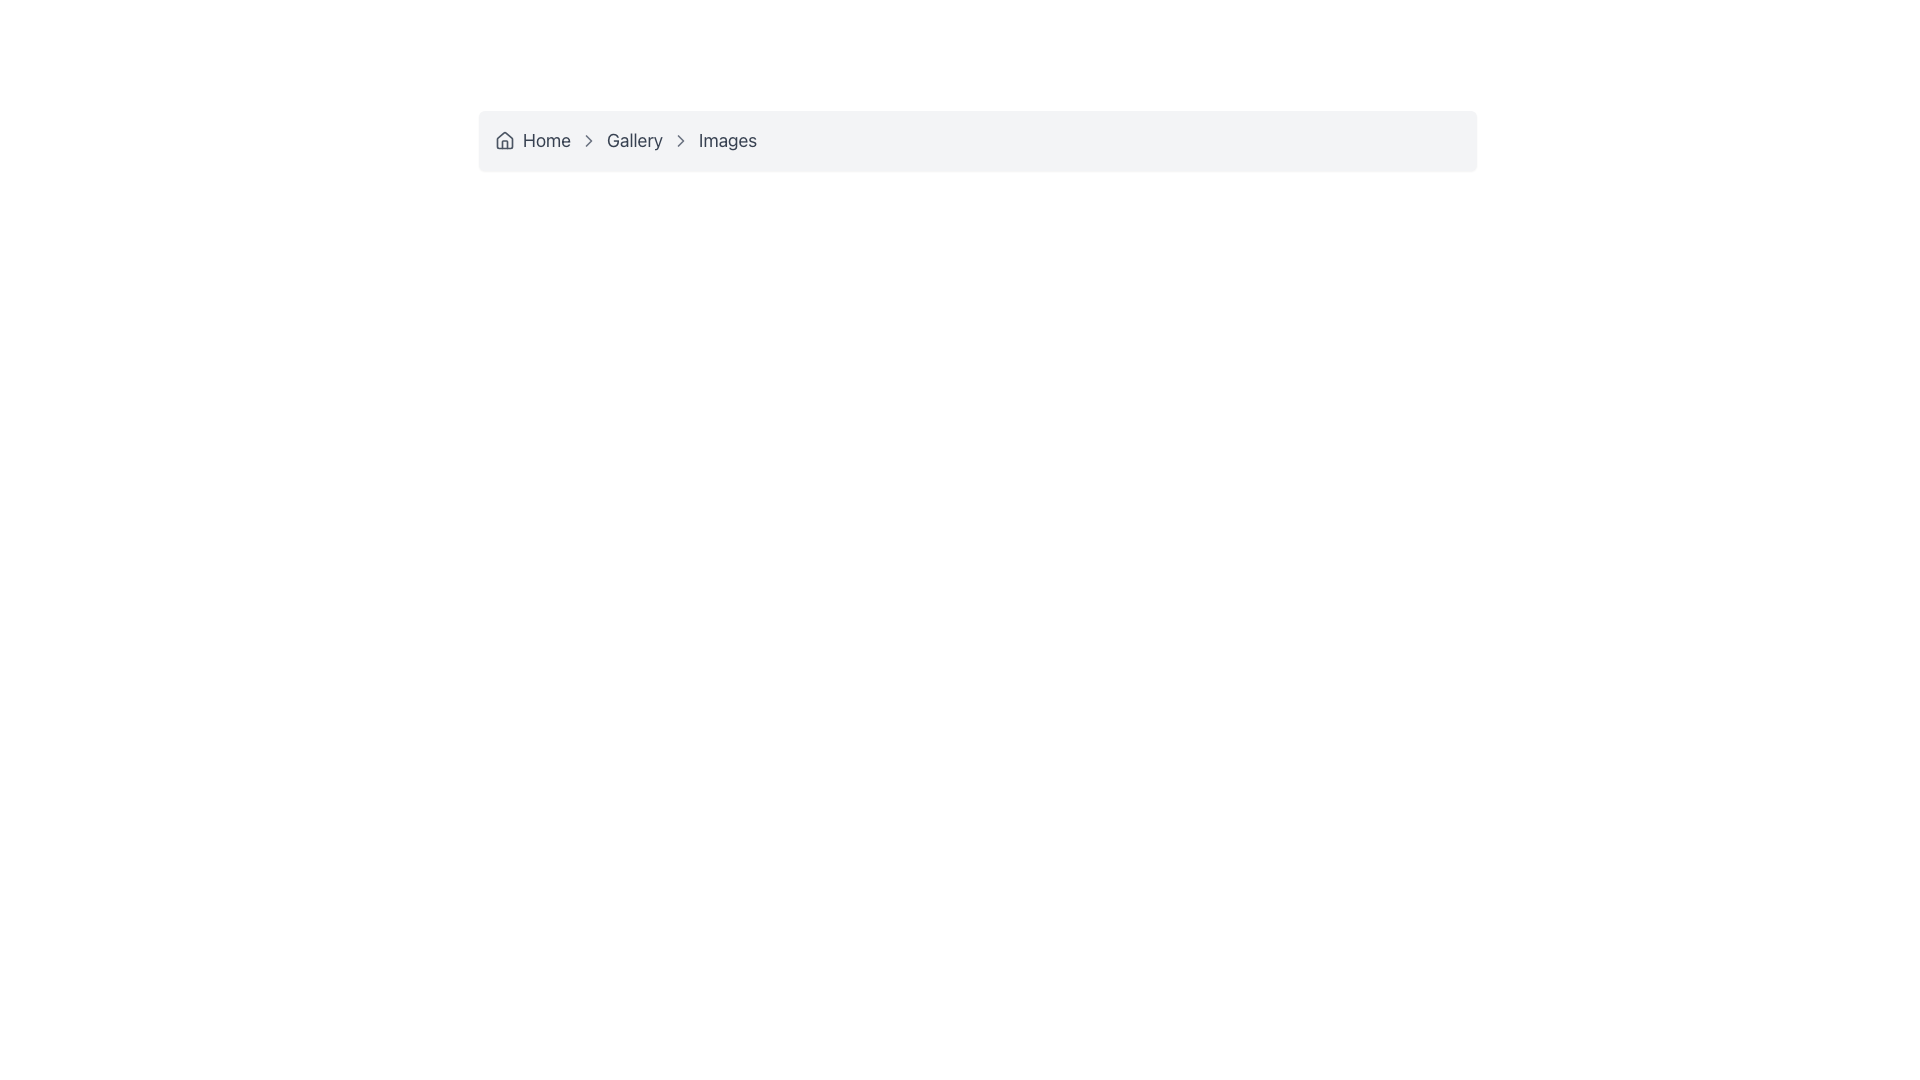 This screenshot has width=1920, height=1080. What do you see at coordinates (727, 140) in the screenshot?
I see `the third item in the breadcrumb navigation labeled 'Images' to change its color to blue` at bounding box center [727, 140].